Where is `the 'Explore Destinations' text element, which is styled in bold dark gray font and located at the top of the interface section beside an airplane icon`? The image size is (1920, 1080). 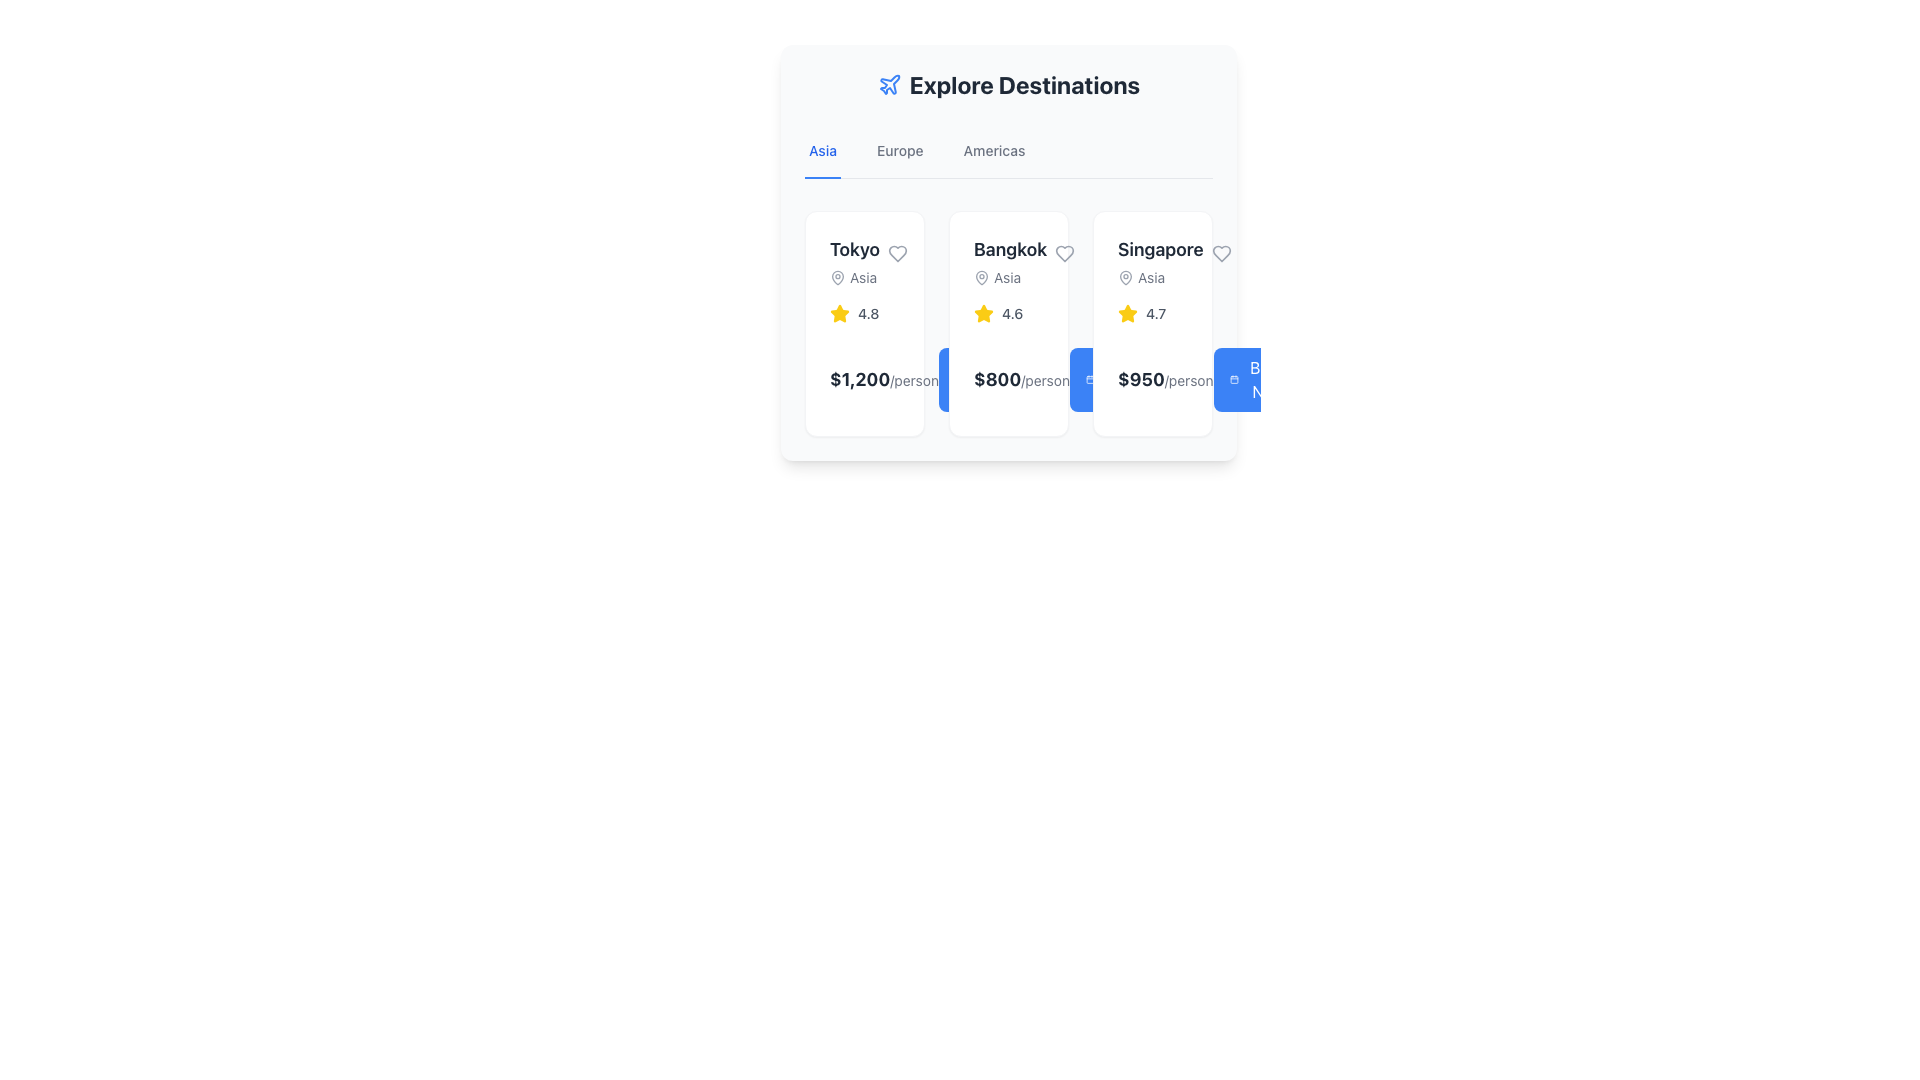 the 'Explore Destinations' text element, which is styled in bold dark gray font and located at the top of the interface section beside an airplane icon is located at coordinates (1024, 83).